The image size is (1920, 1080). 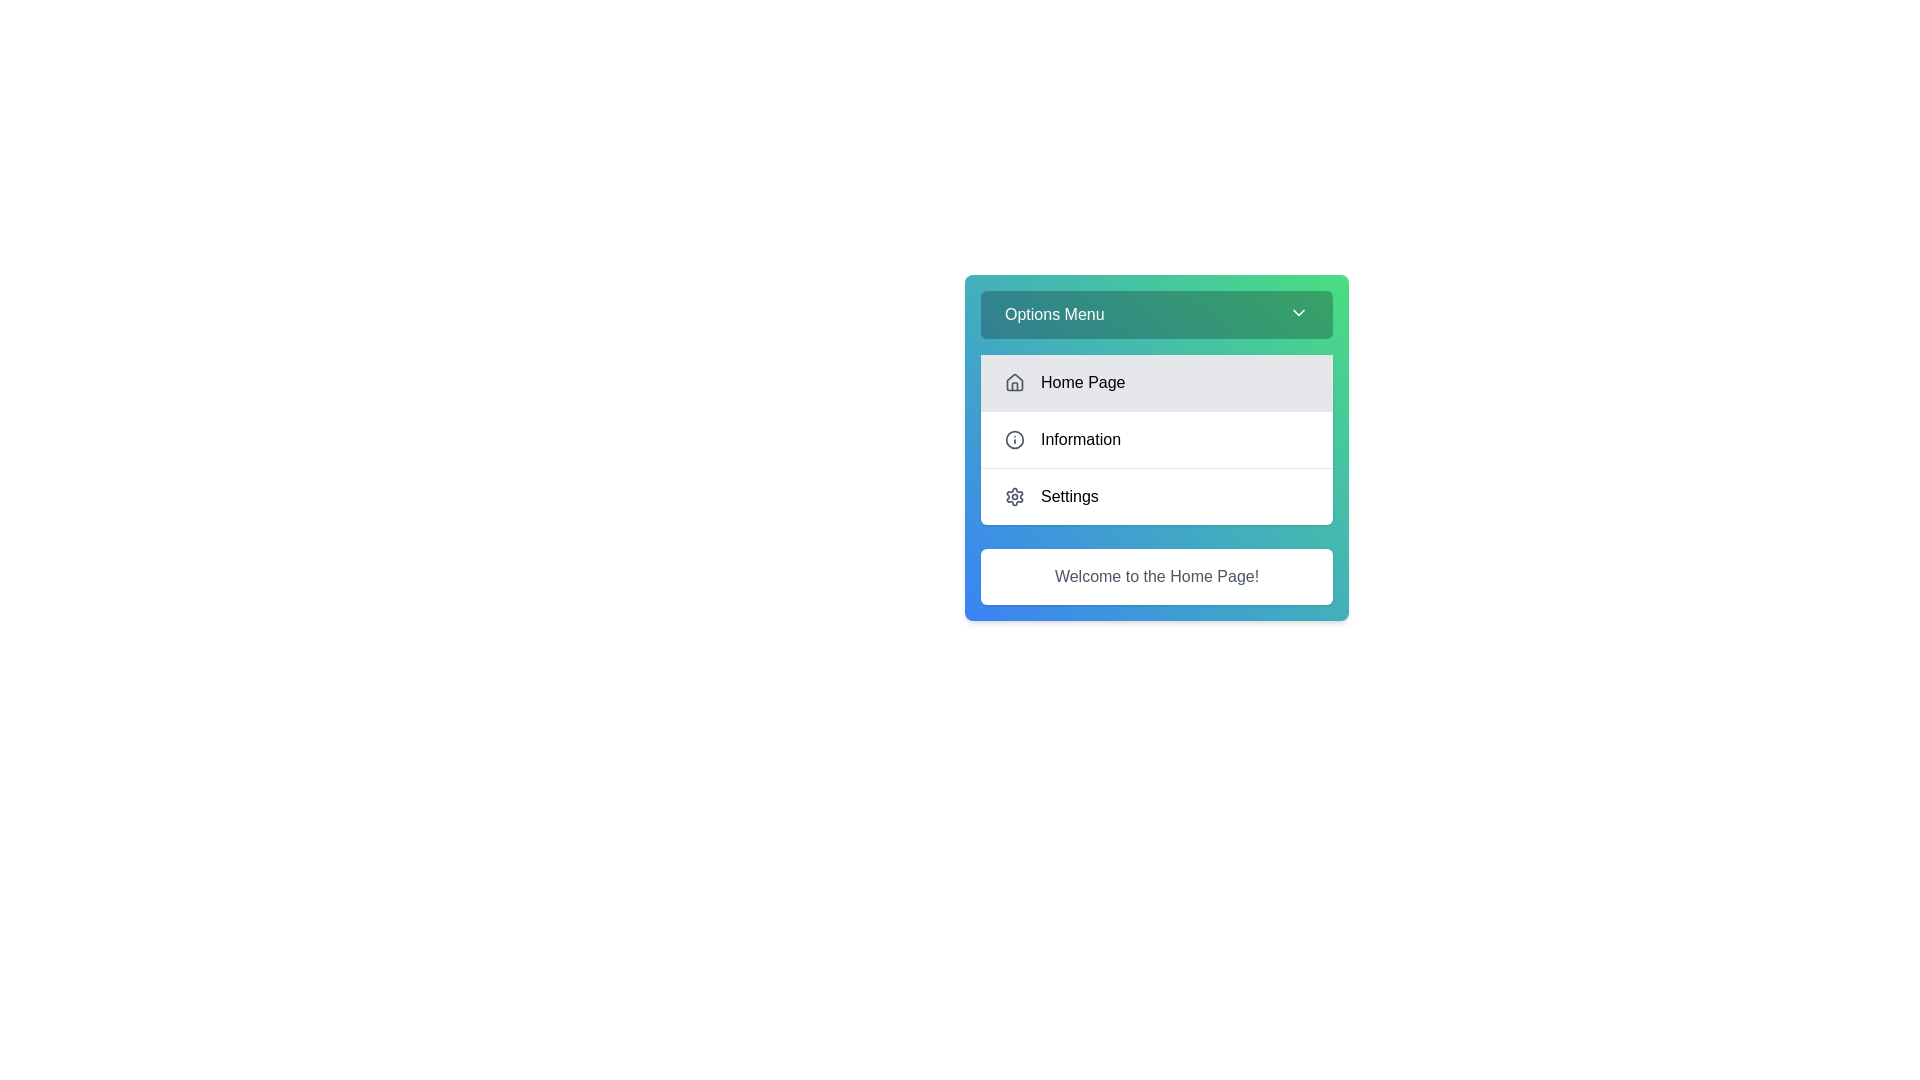 I want to click on the welcoming message Text label located at the bottom of a card with rounded corners on a green-to-blue gradient backdrop, so click(x=1156, y=577).